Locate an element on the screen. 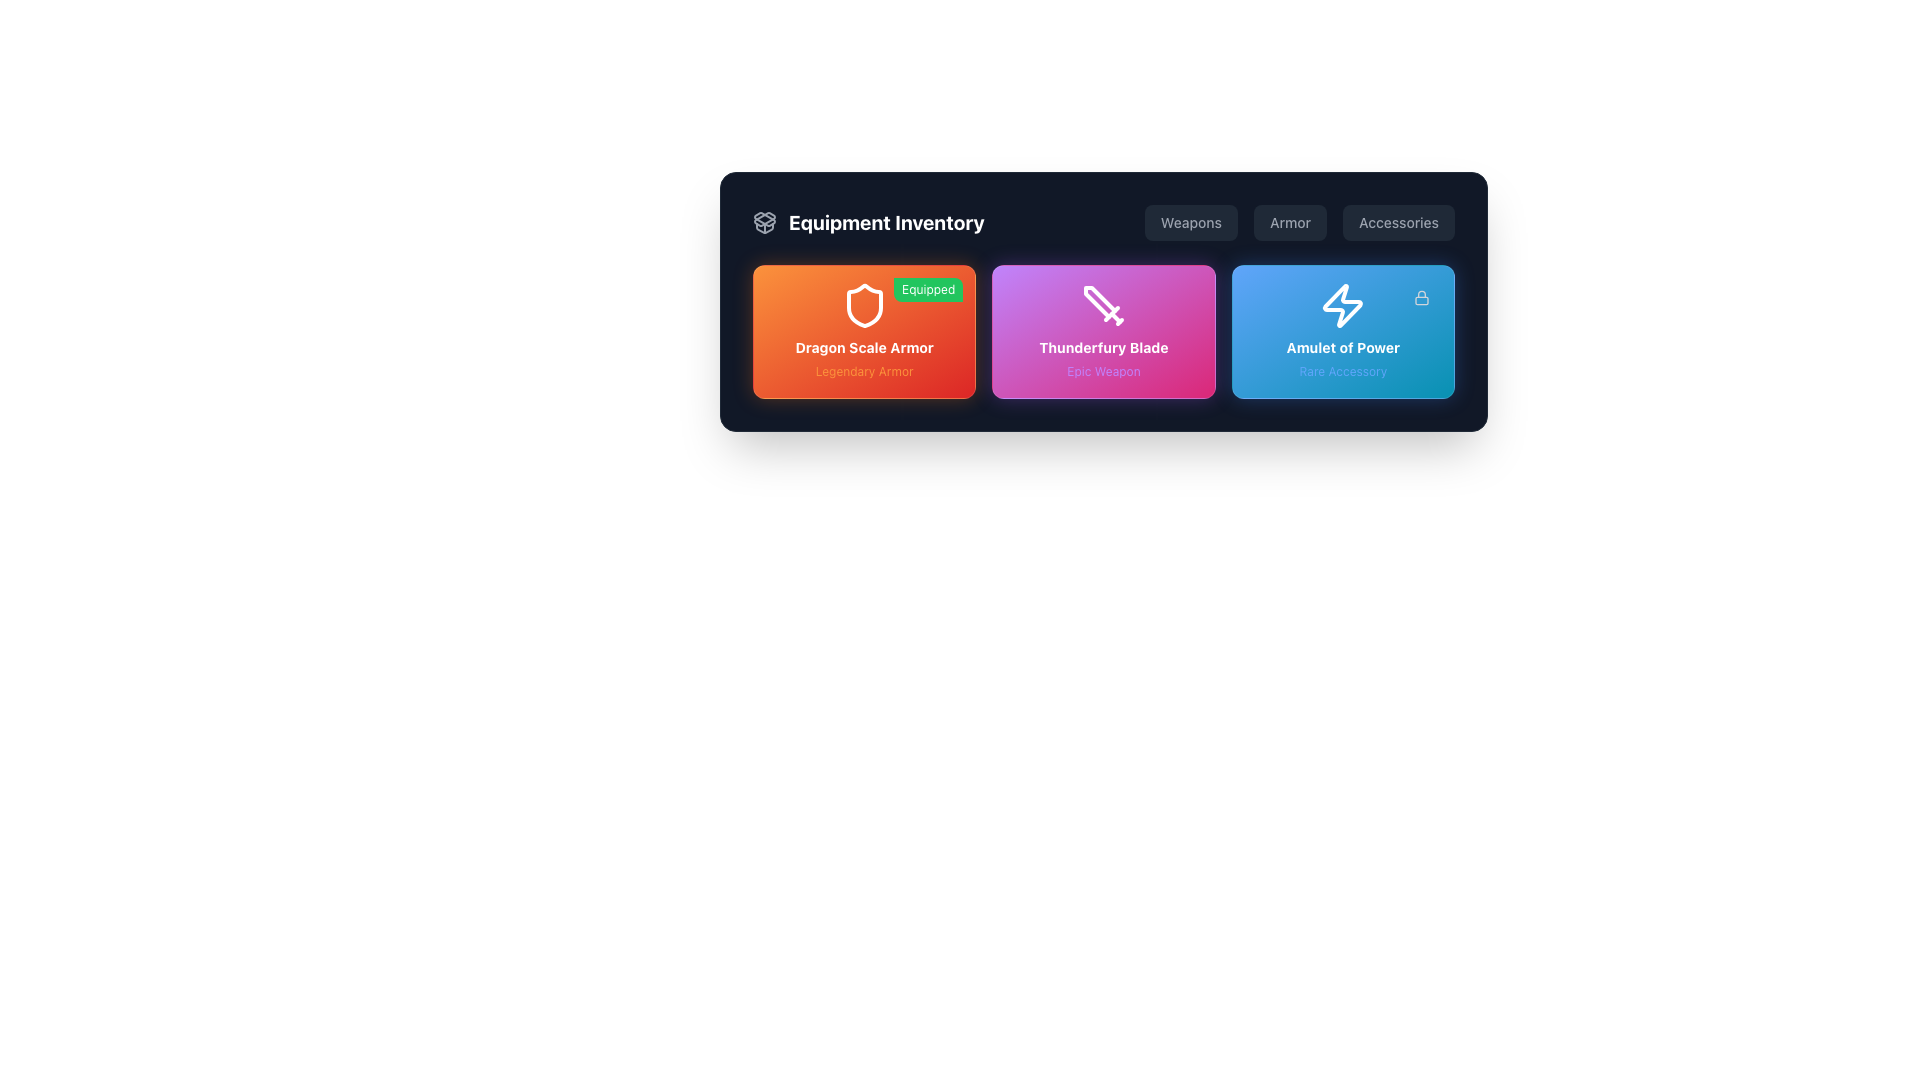 Image resolution: width=1920 pixels, height=1080 pixels. information displayed on the second Display card, which is located between 'Dragon Scale Armor' and 'Amulet of Power' in the inventory menu is located at coordinates (1103, 330).